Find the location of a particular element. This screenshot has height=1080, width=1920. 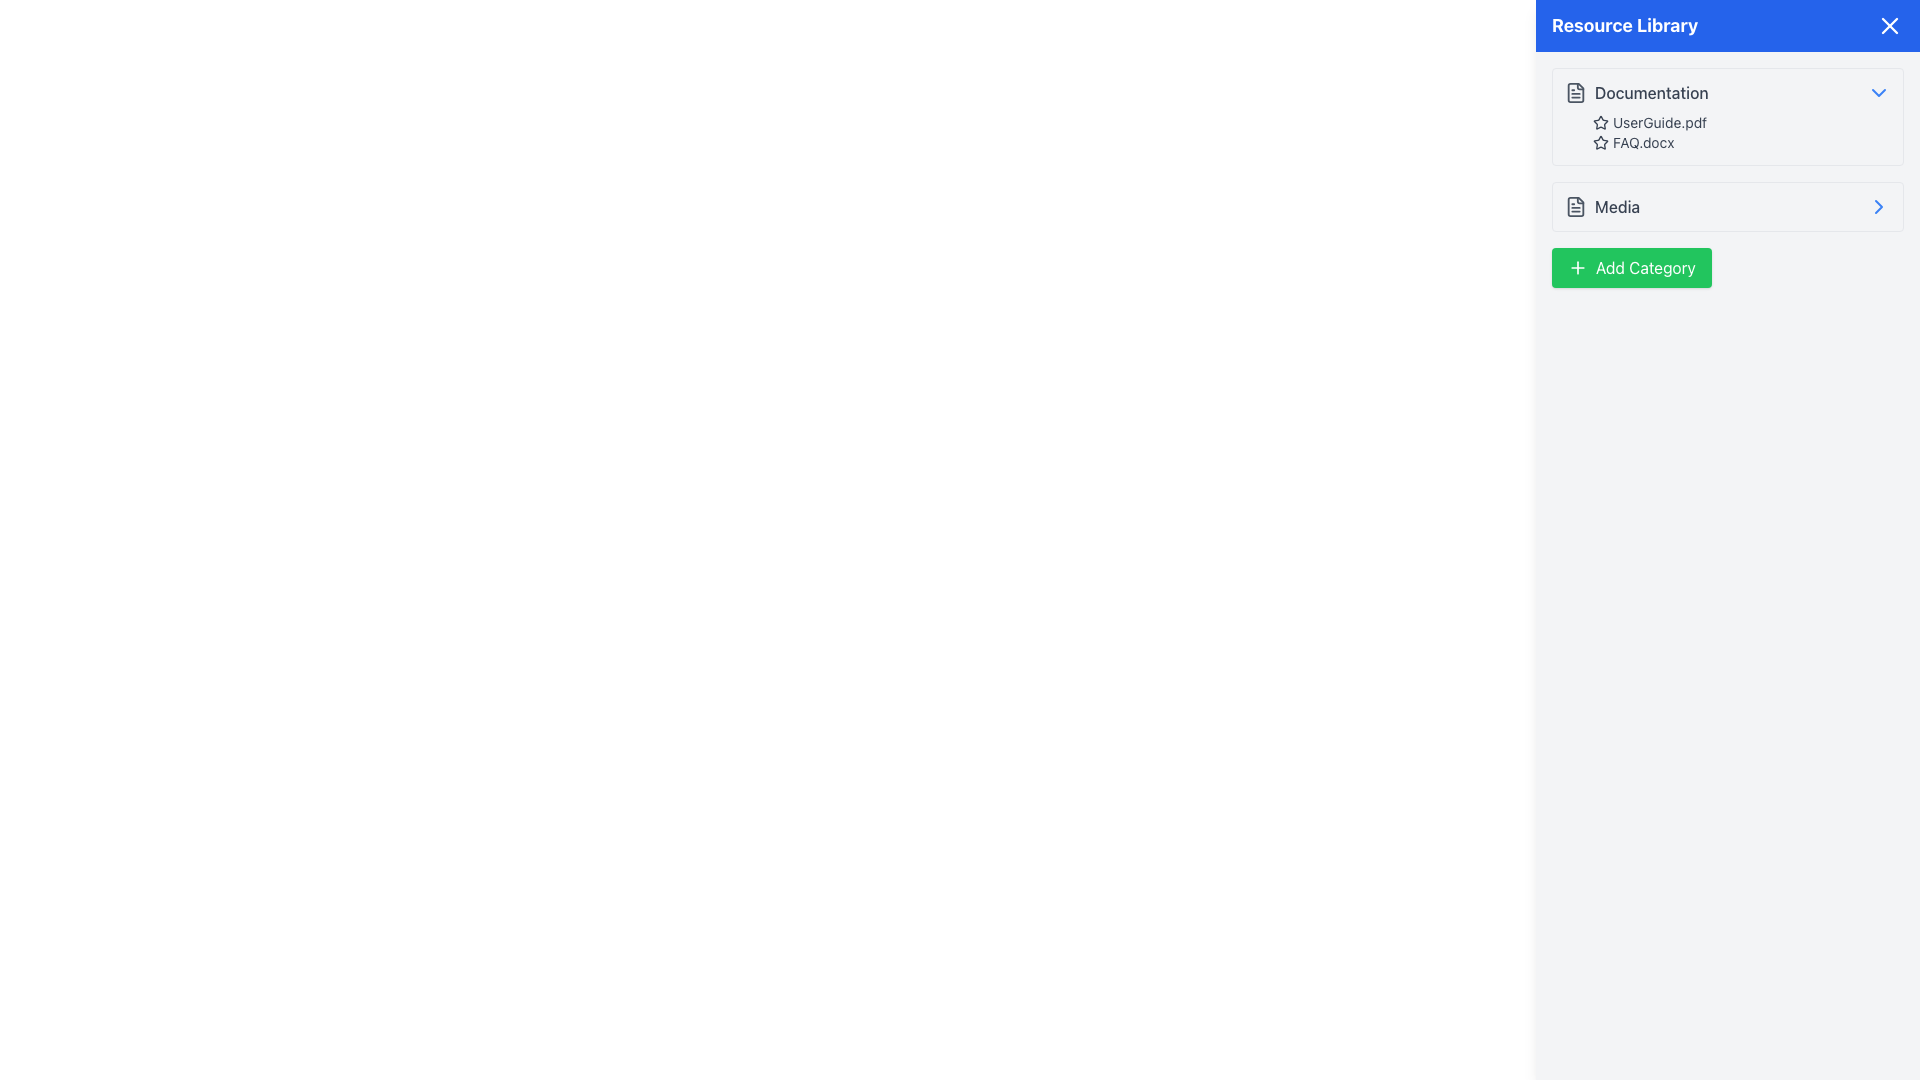

the close button icon in the top-right corner of the blue header bar labeled 'Resource Library' is located at coordinates (1889, 26).